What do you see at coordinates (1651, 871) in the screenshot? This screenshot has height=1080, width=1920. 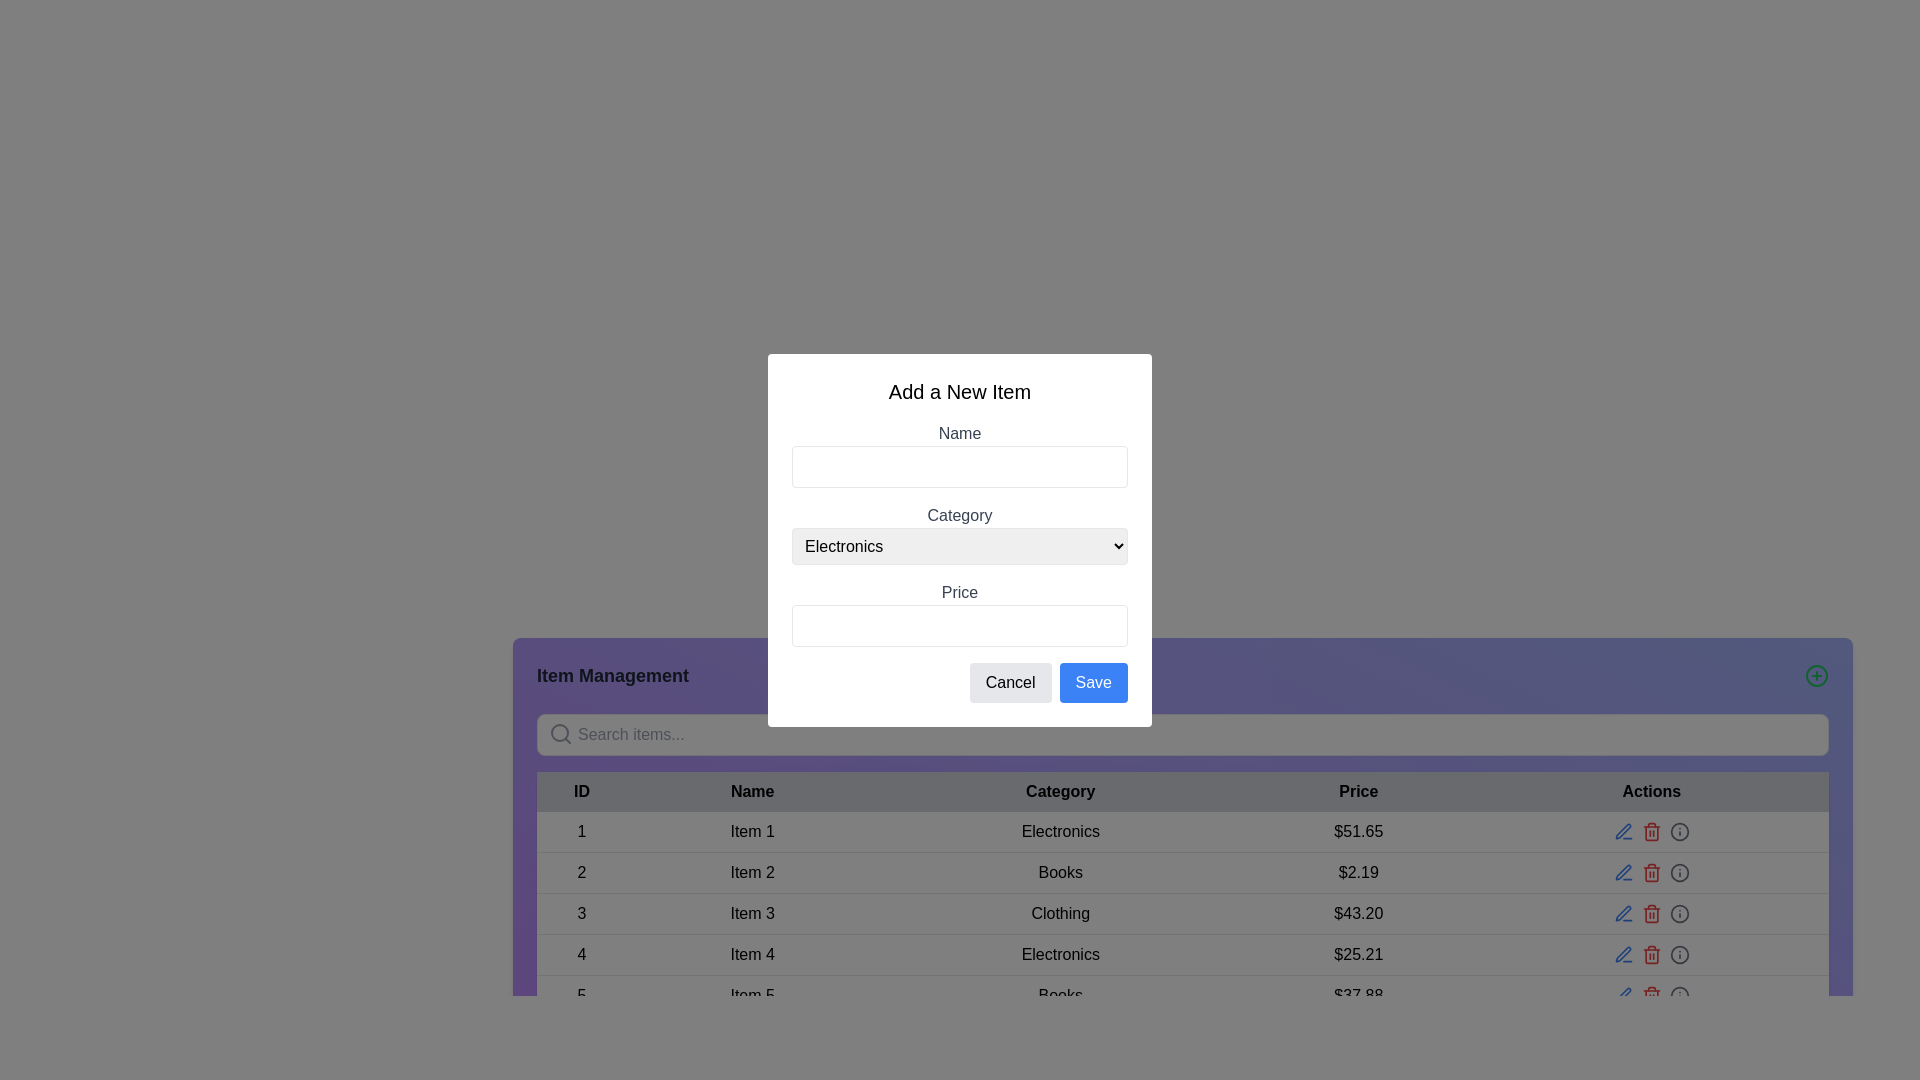 I see `the delete button icon in the third column of the actions for 'Item 2'` at bounding box center [1651, 871].